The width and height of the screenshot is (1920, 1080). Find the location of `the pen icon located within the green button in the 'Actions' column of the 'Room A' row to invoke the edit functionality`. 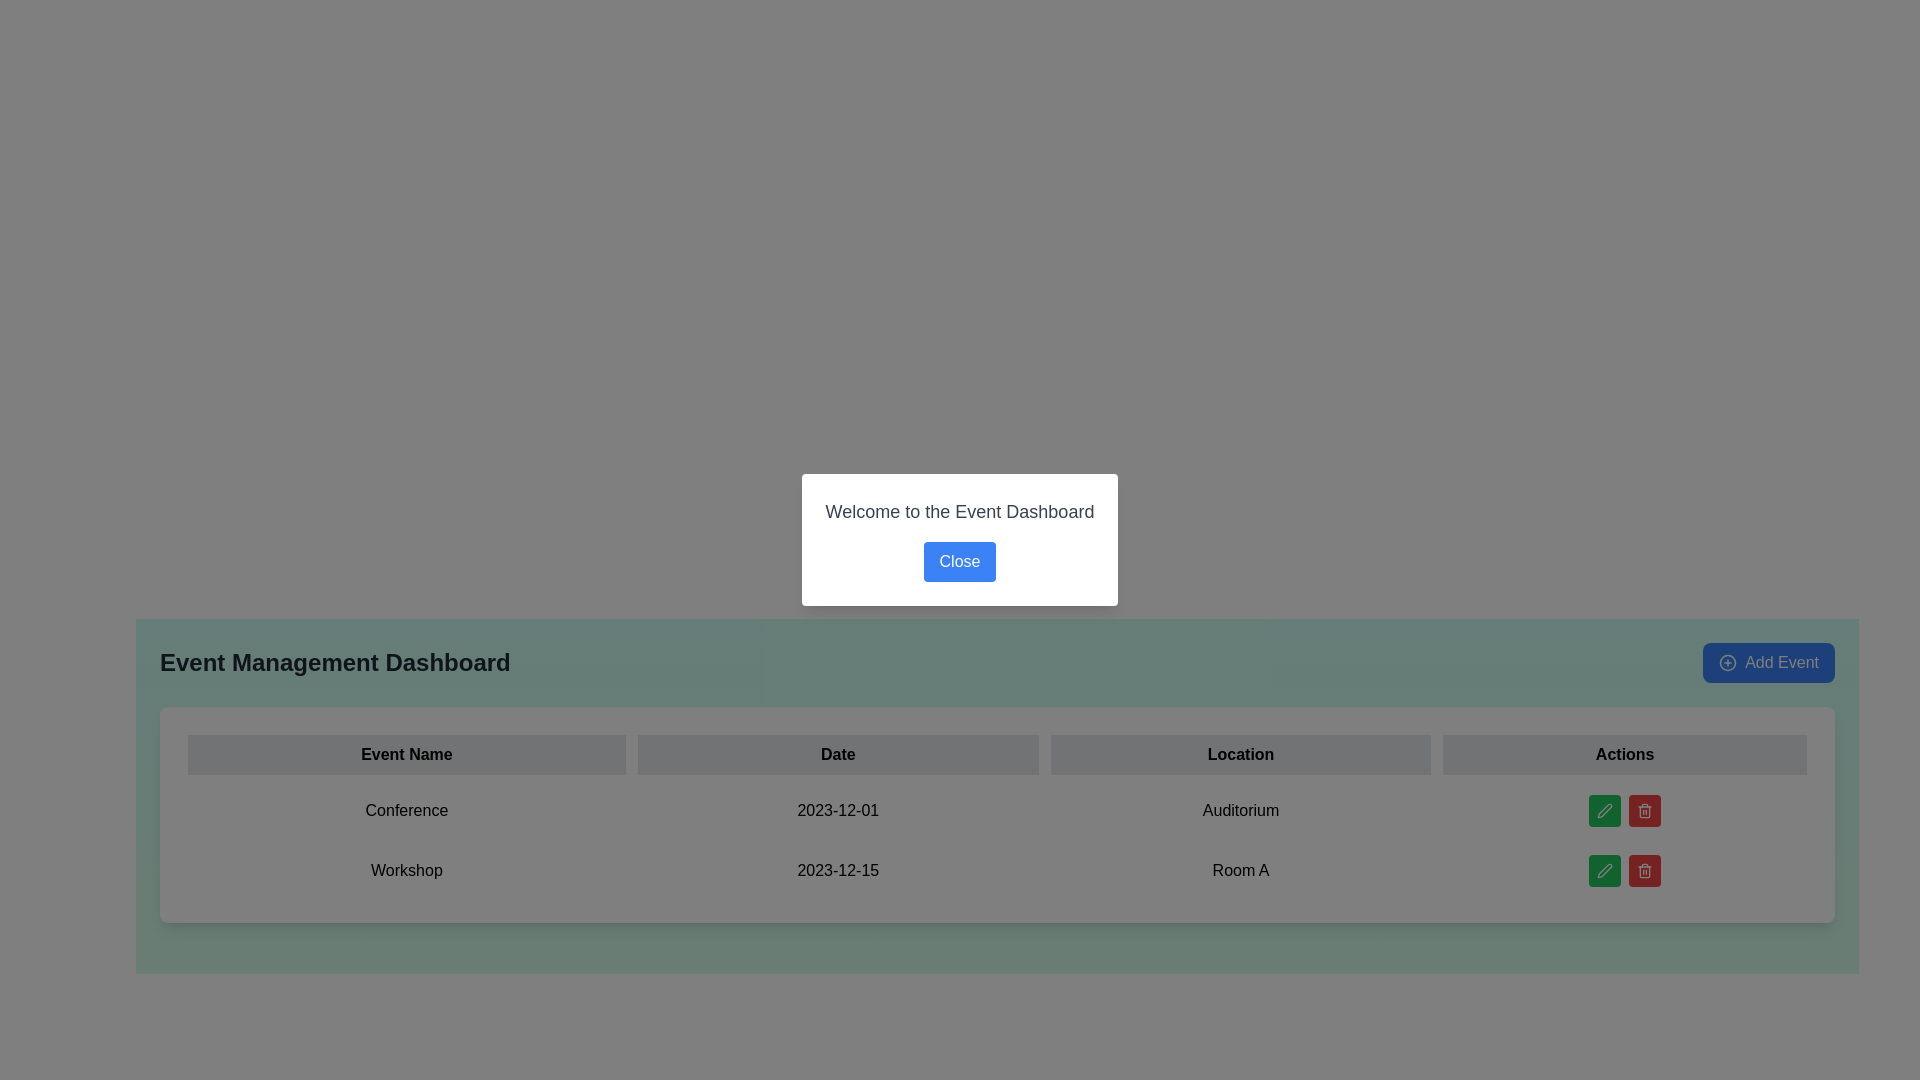

the pen icon located within the green button in the 'Actions' column of the 'Room A' row to invoke the edit functionality is located at coordinates (1605, 870).